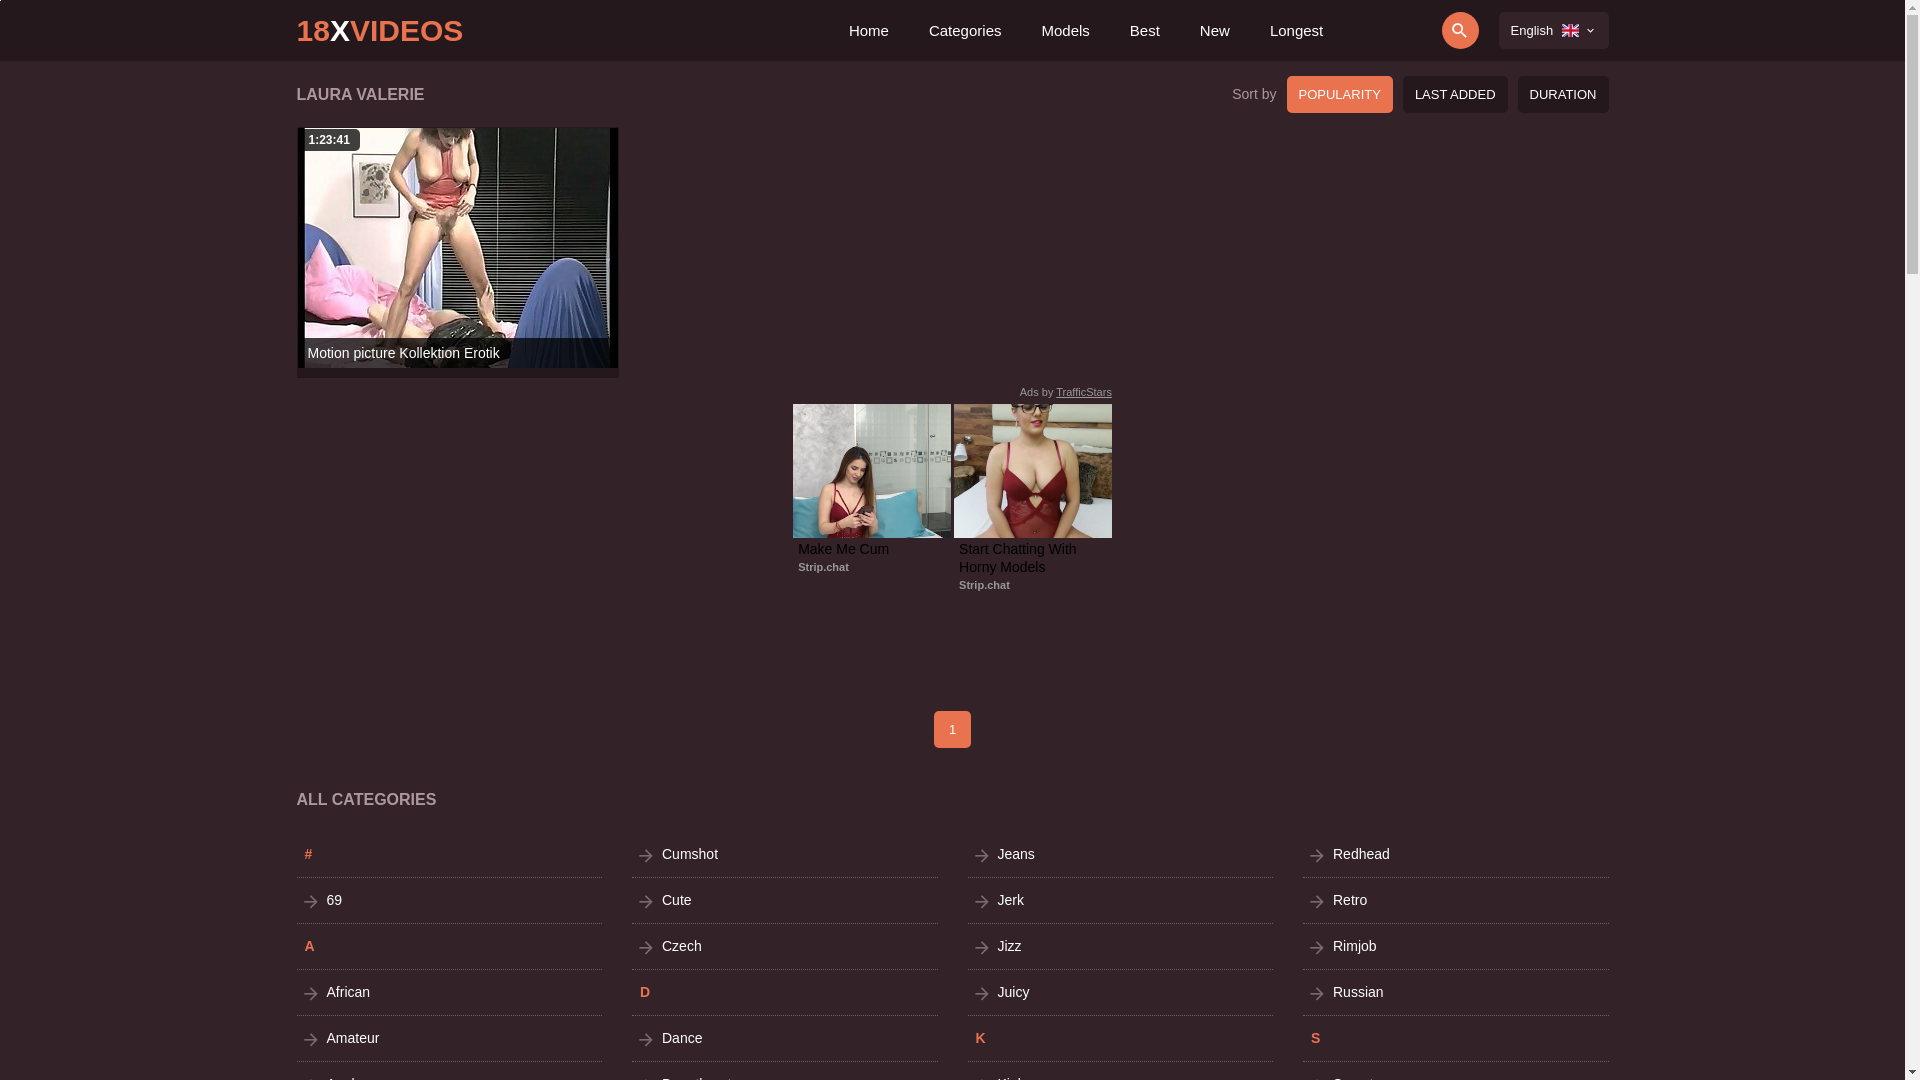  I want to click on 'DURATION', so click(1562, 94).